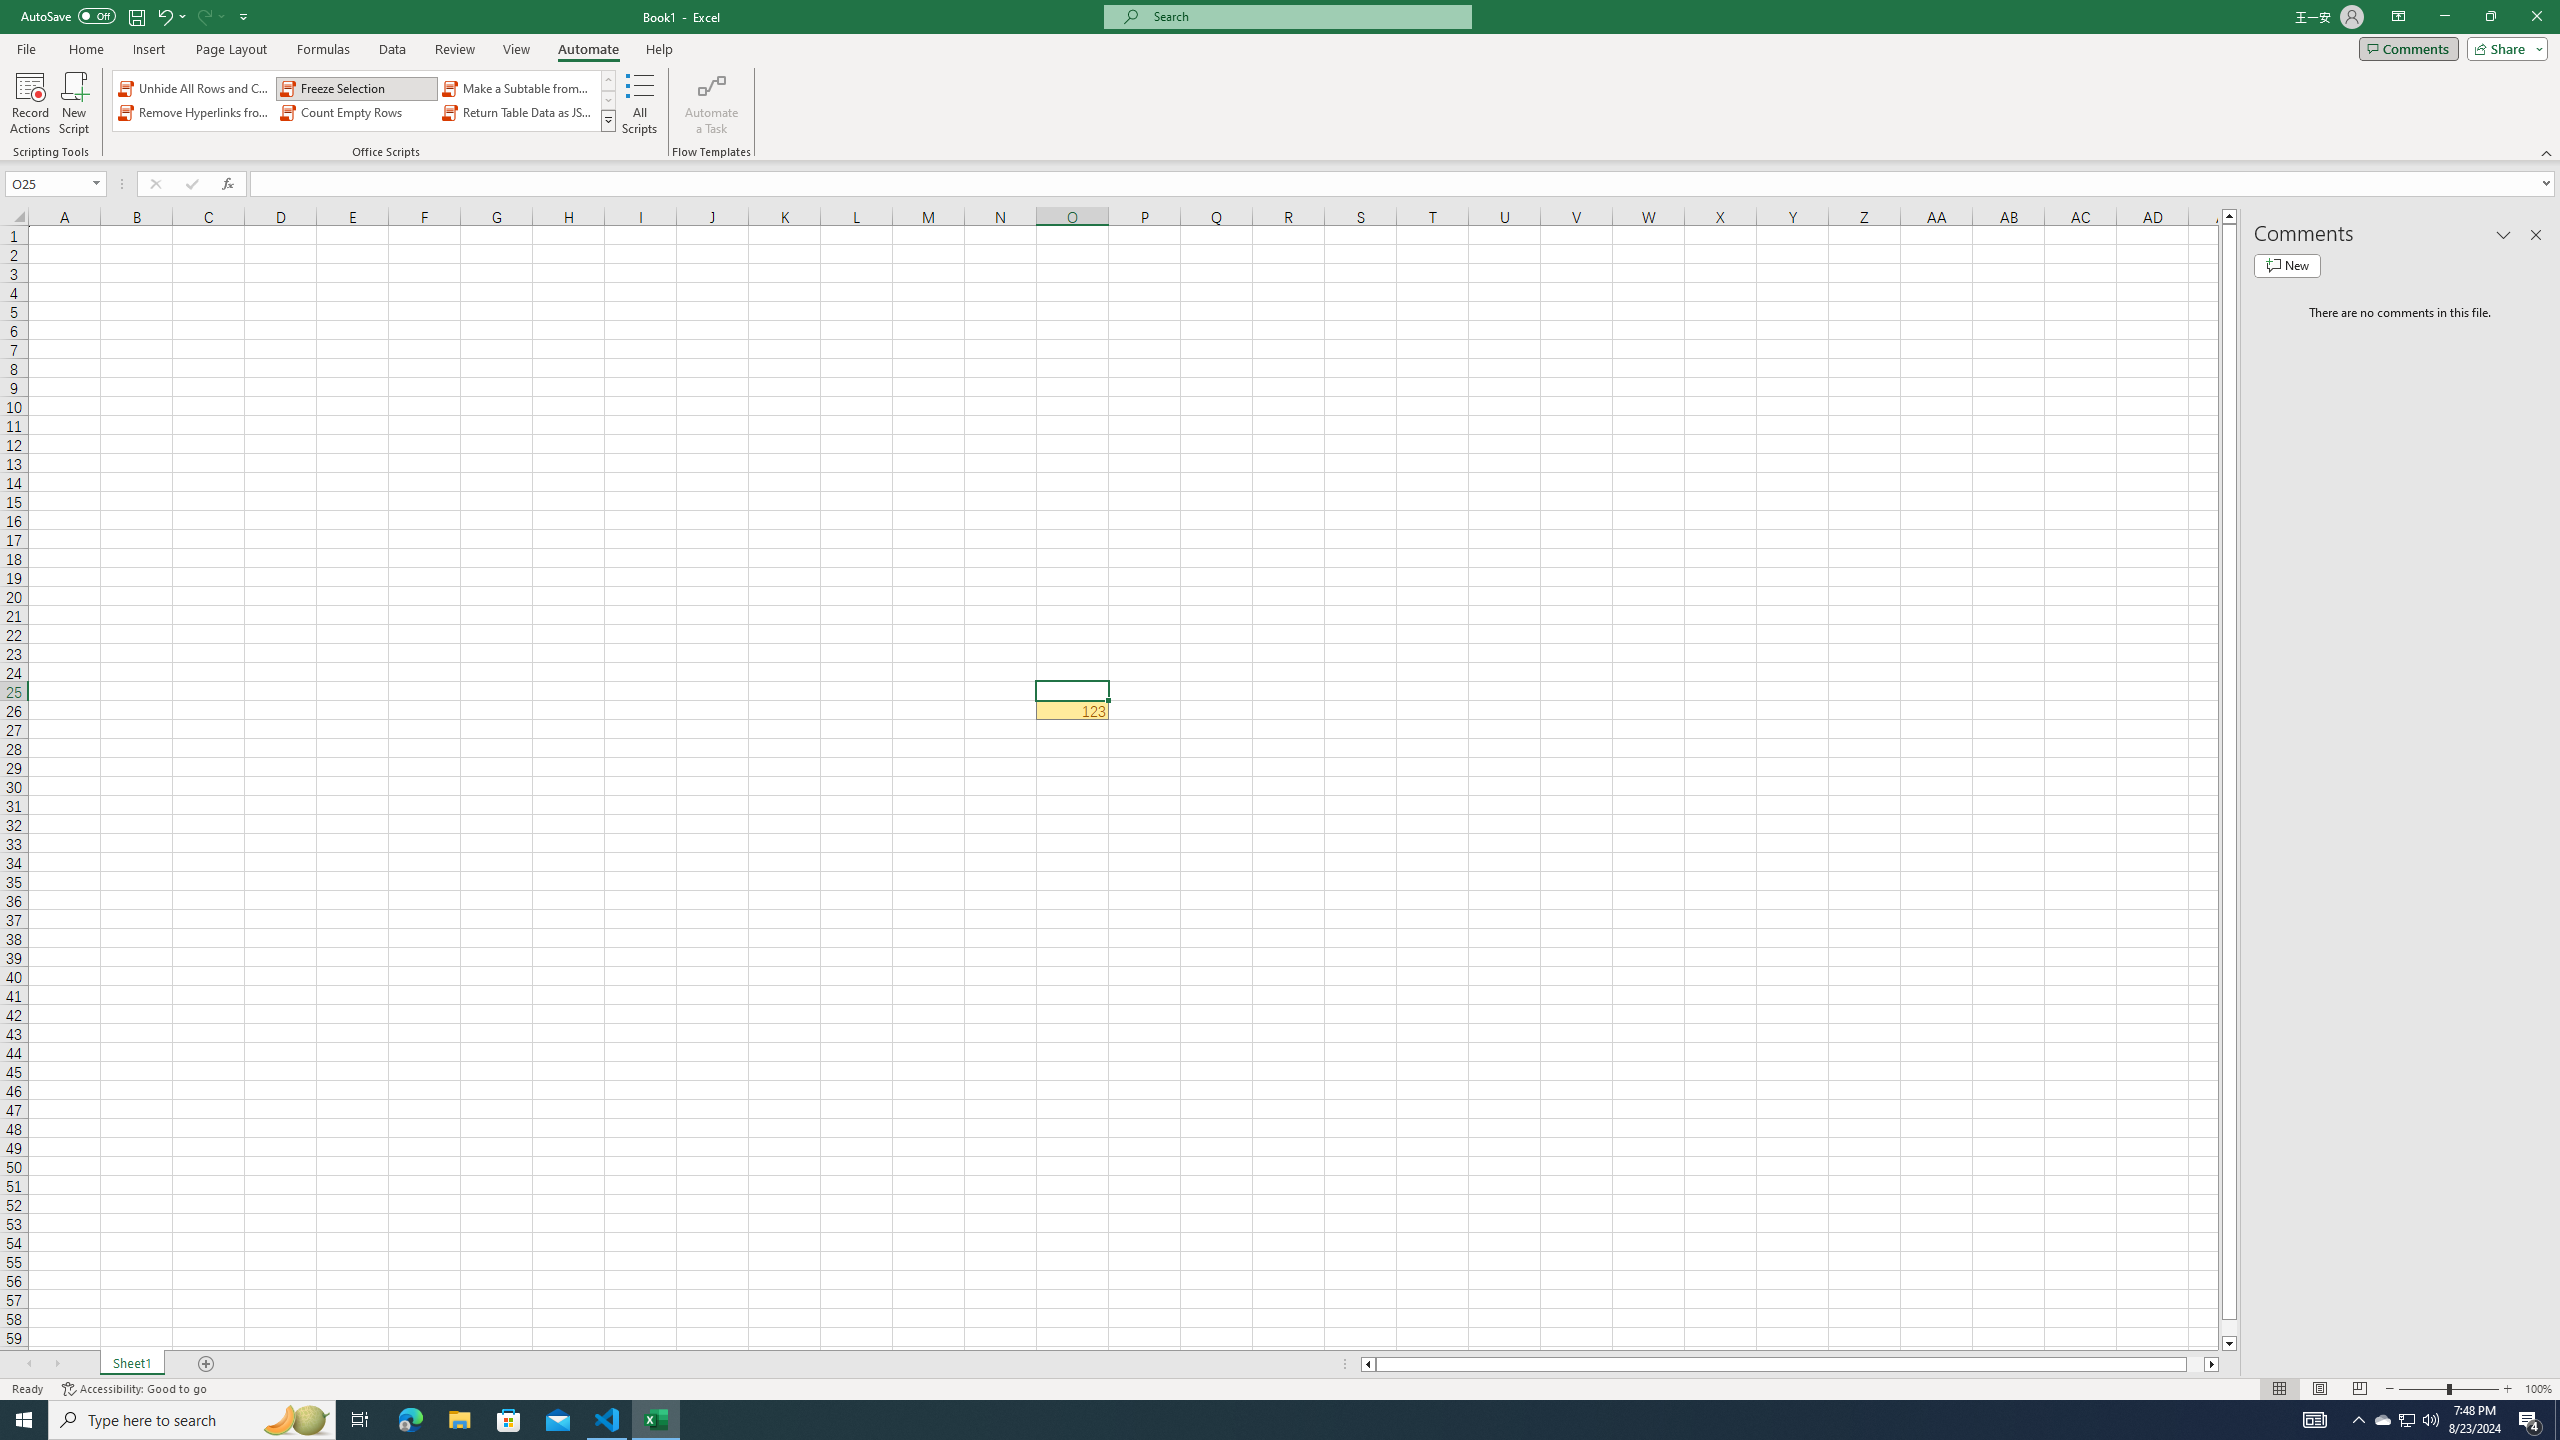 The height and width of the screenshot is (1440, 2560). Describe the element at coordinates (2447, 1389) in the screenshot. I see `'Zoom'` at that location.